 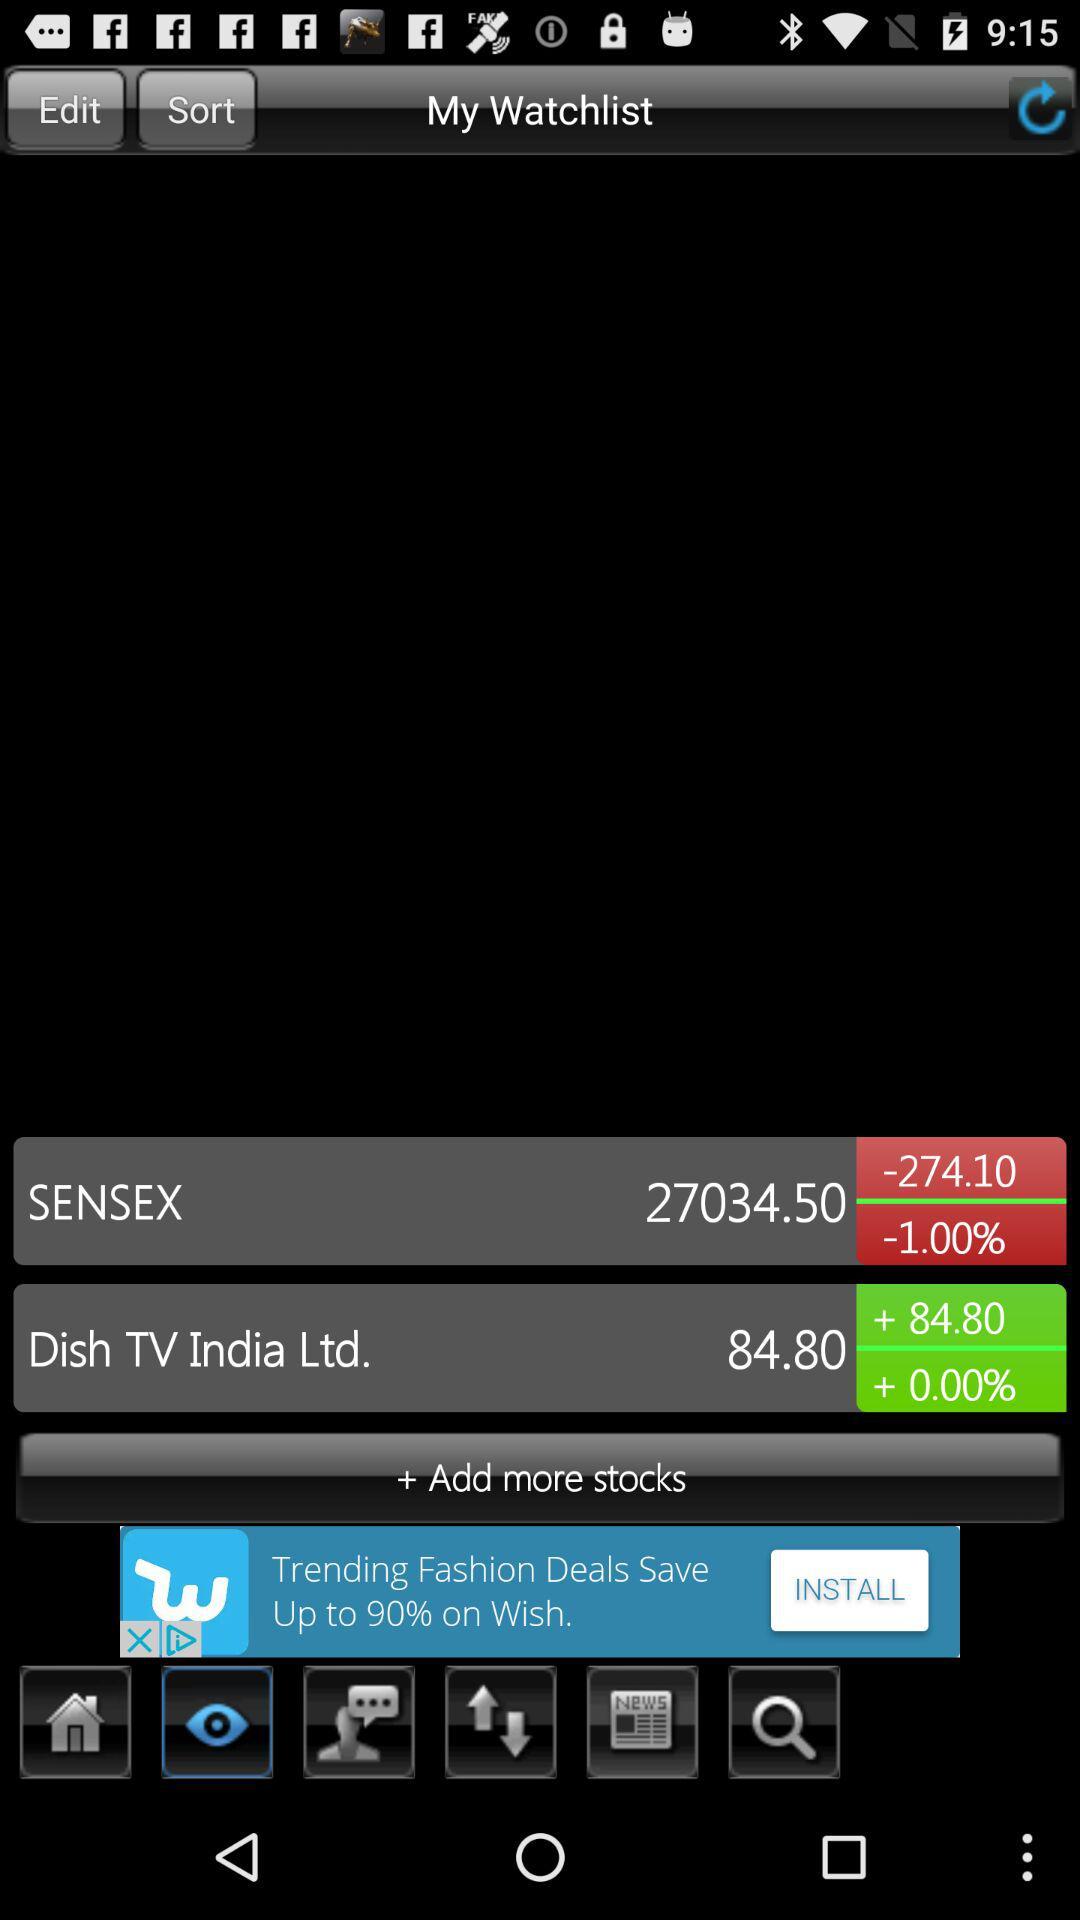 What do you see at coordinates (358, 1727) in the screenshot?
I see `chat` at bounding box center [358, 1727].